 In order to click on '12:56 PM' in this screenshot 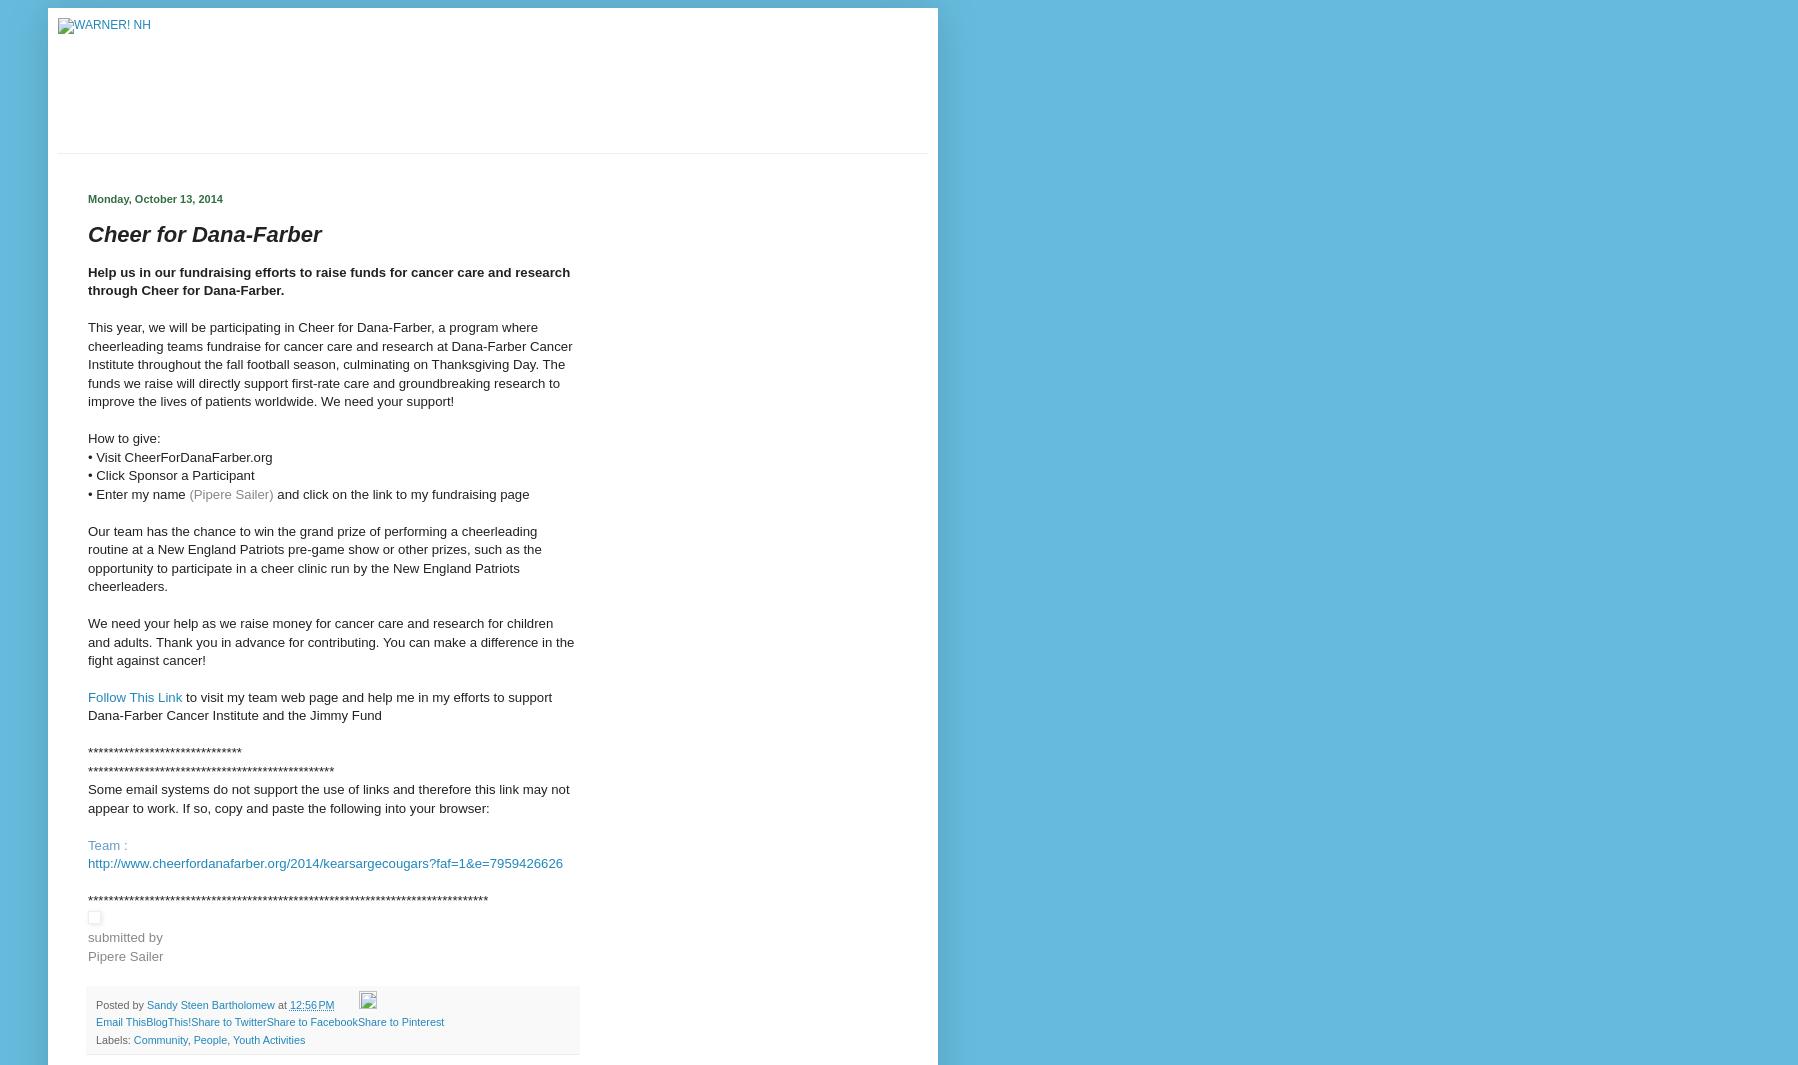, I will do `click(310, 1005)`.